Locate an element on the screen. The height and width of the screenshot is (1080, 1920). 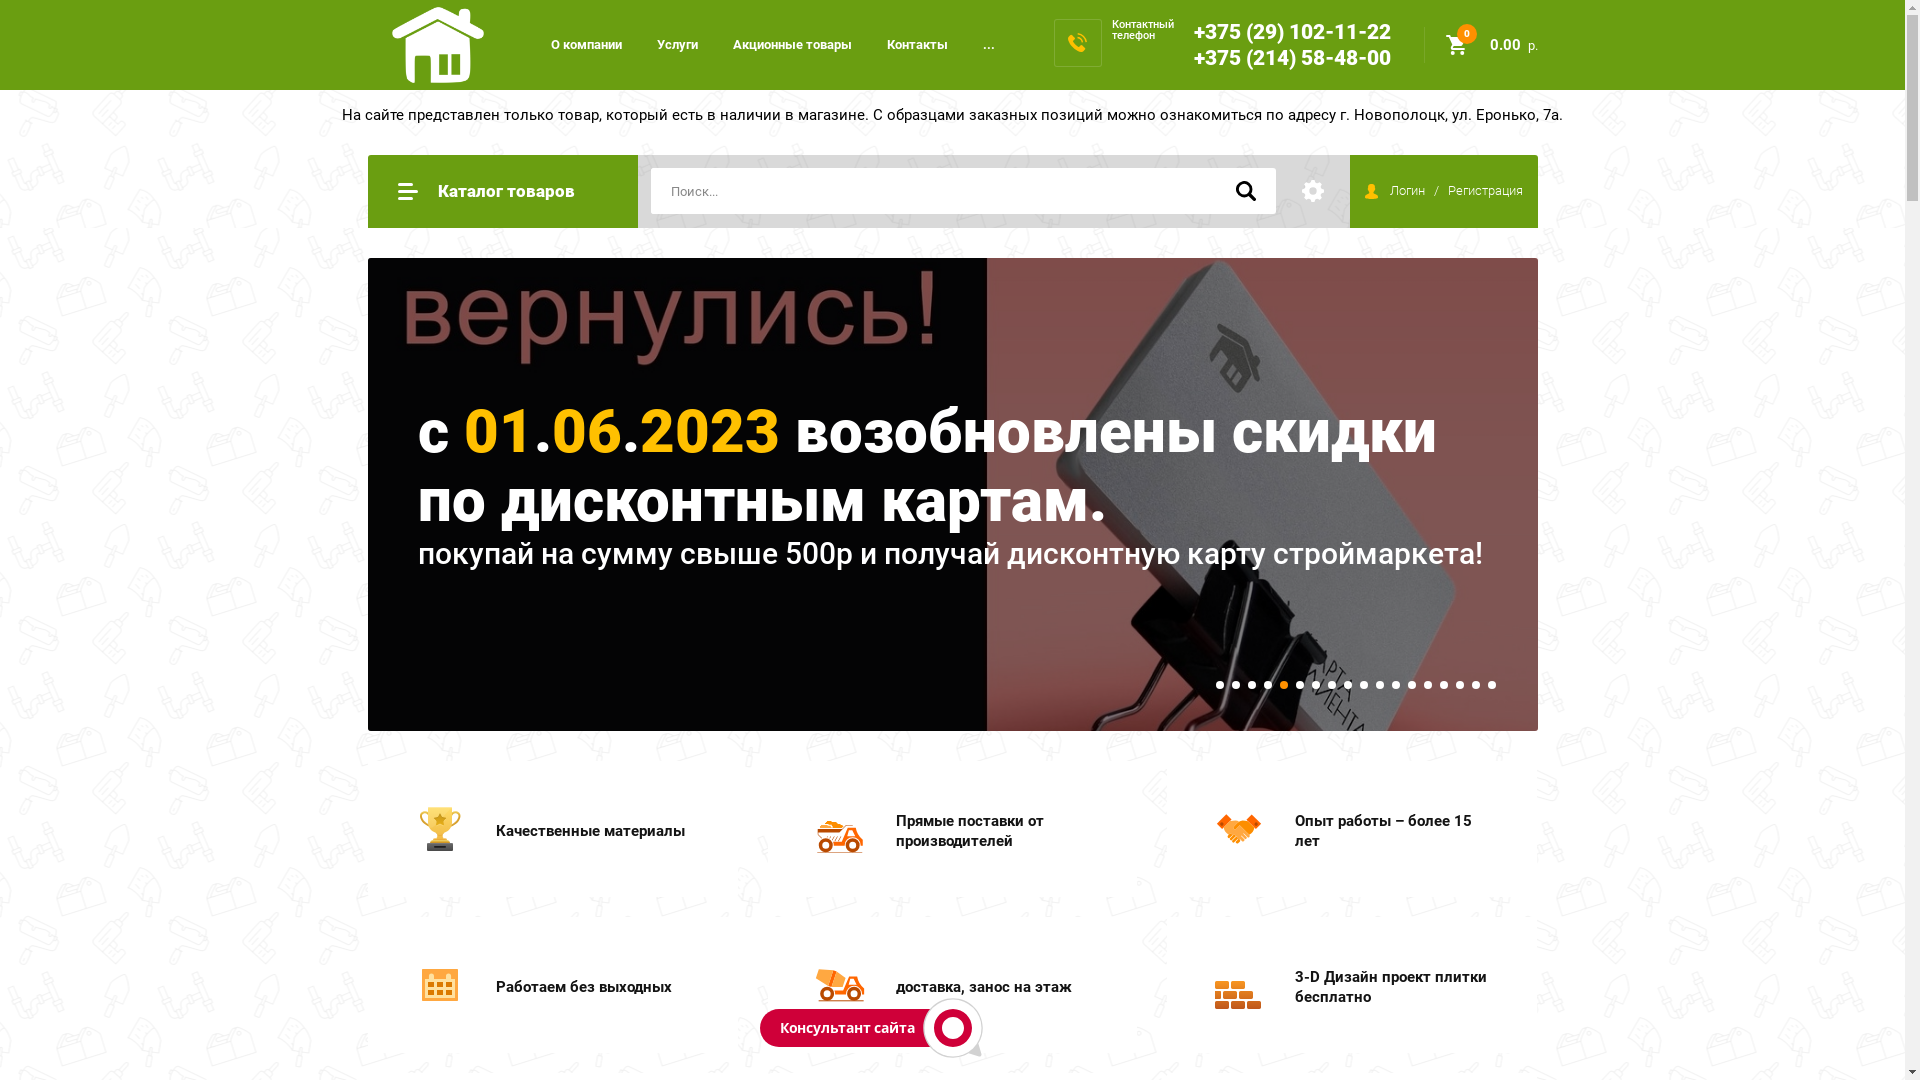
'...' is located at coordinates (988, 44).